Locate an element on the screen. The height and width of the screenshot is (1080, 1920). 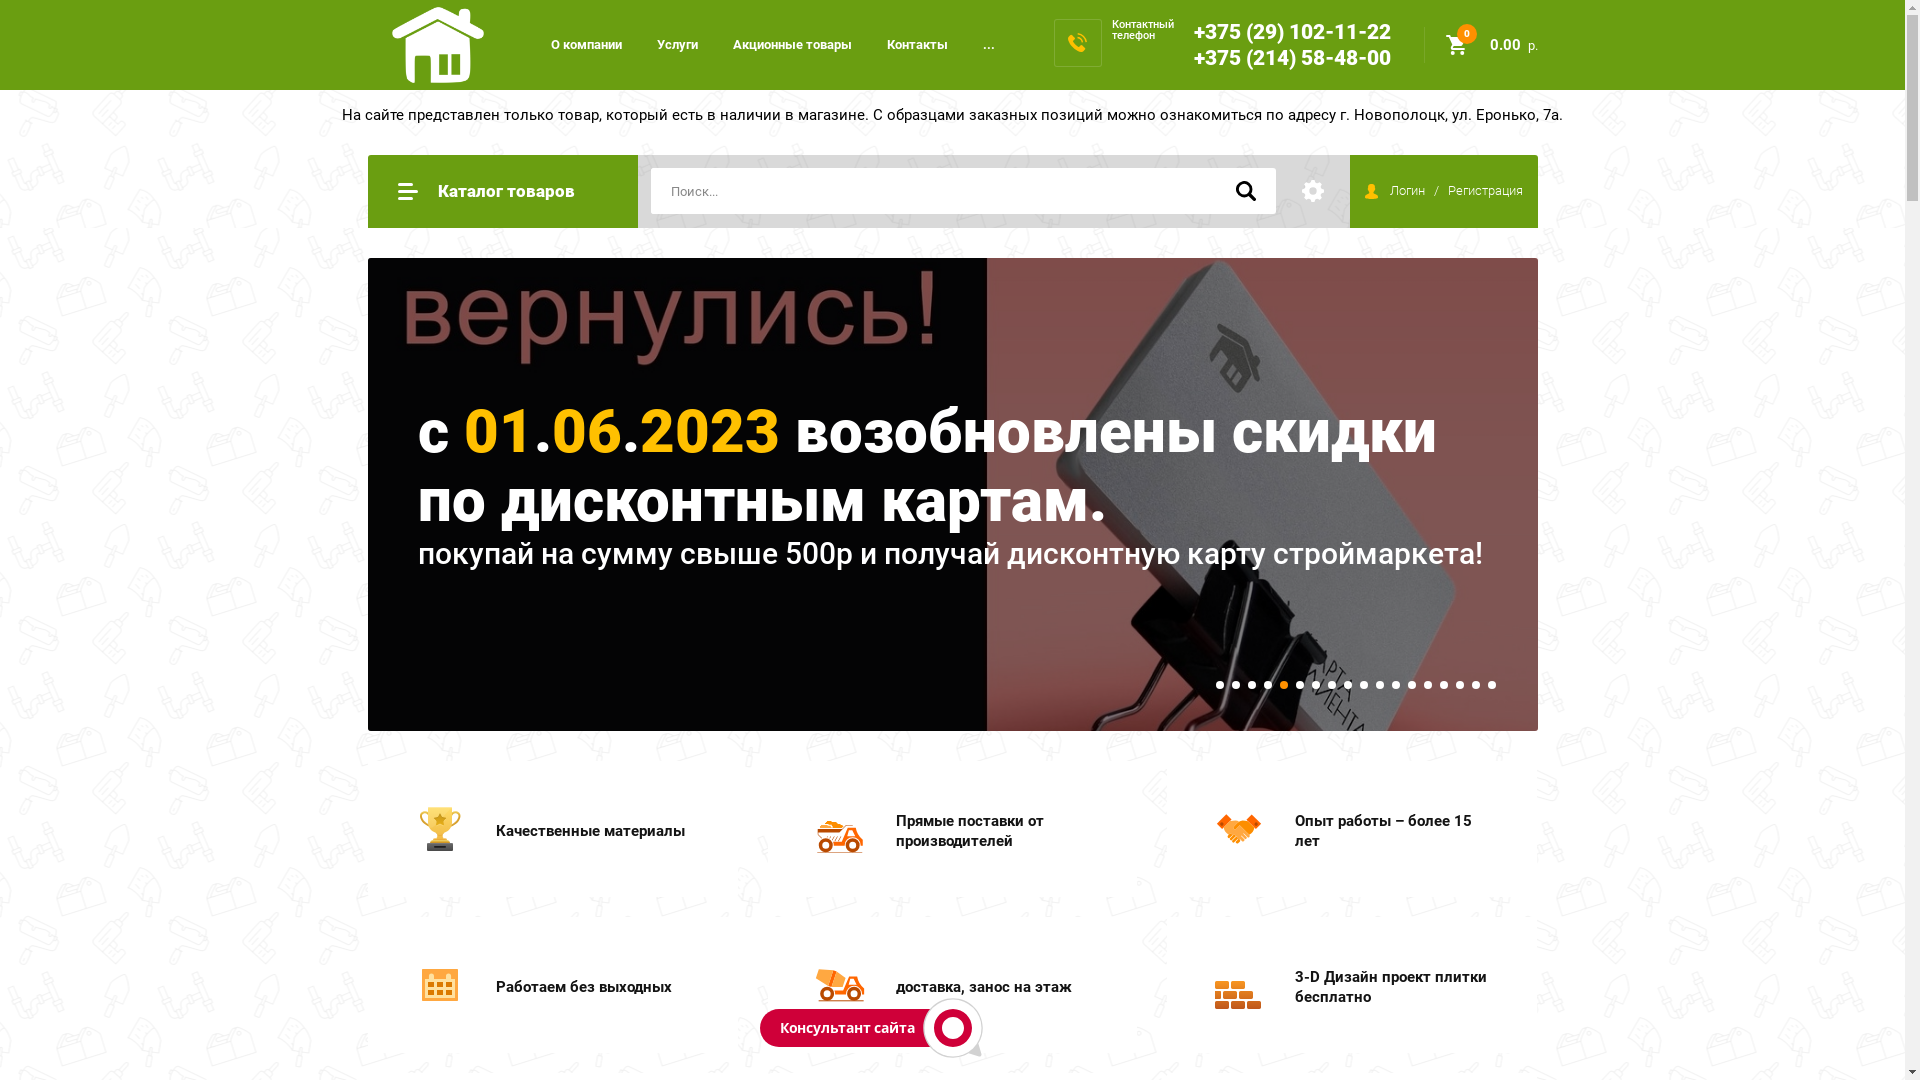
'...' is located at coordinates (988, 44).